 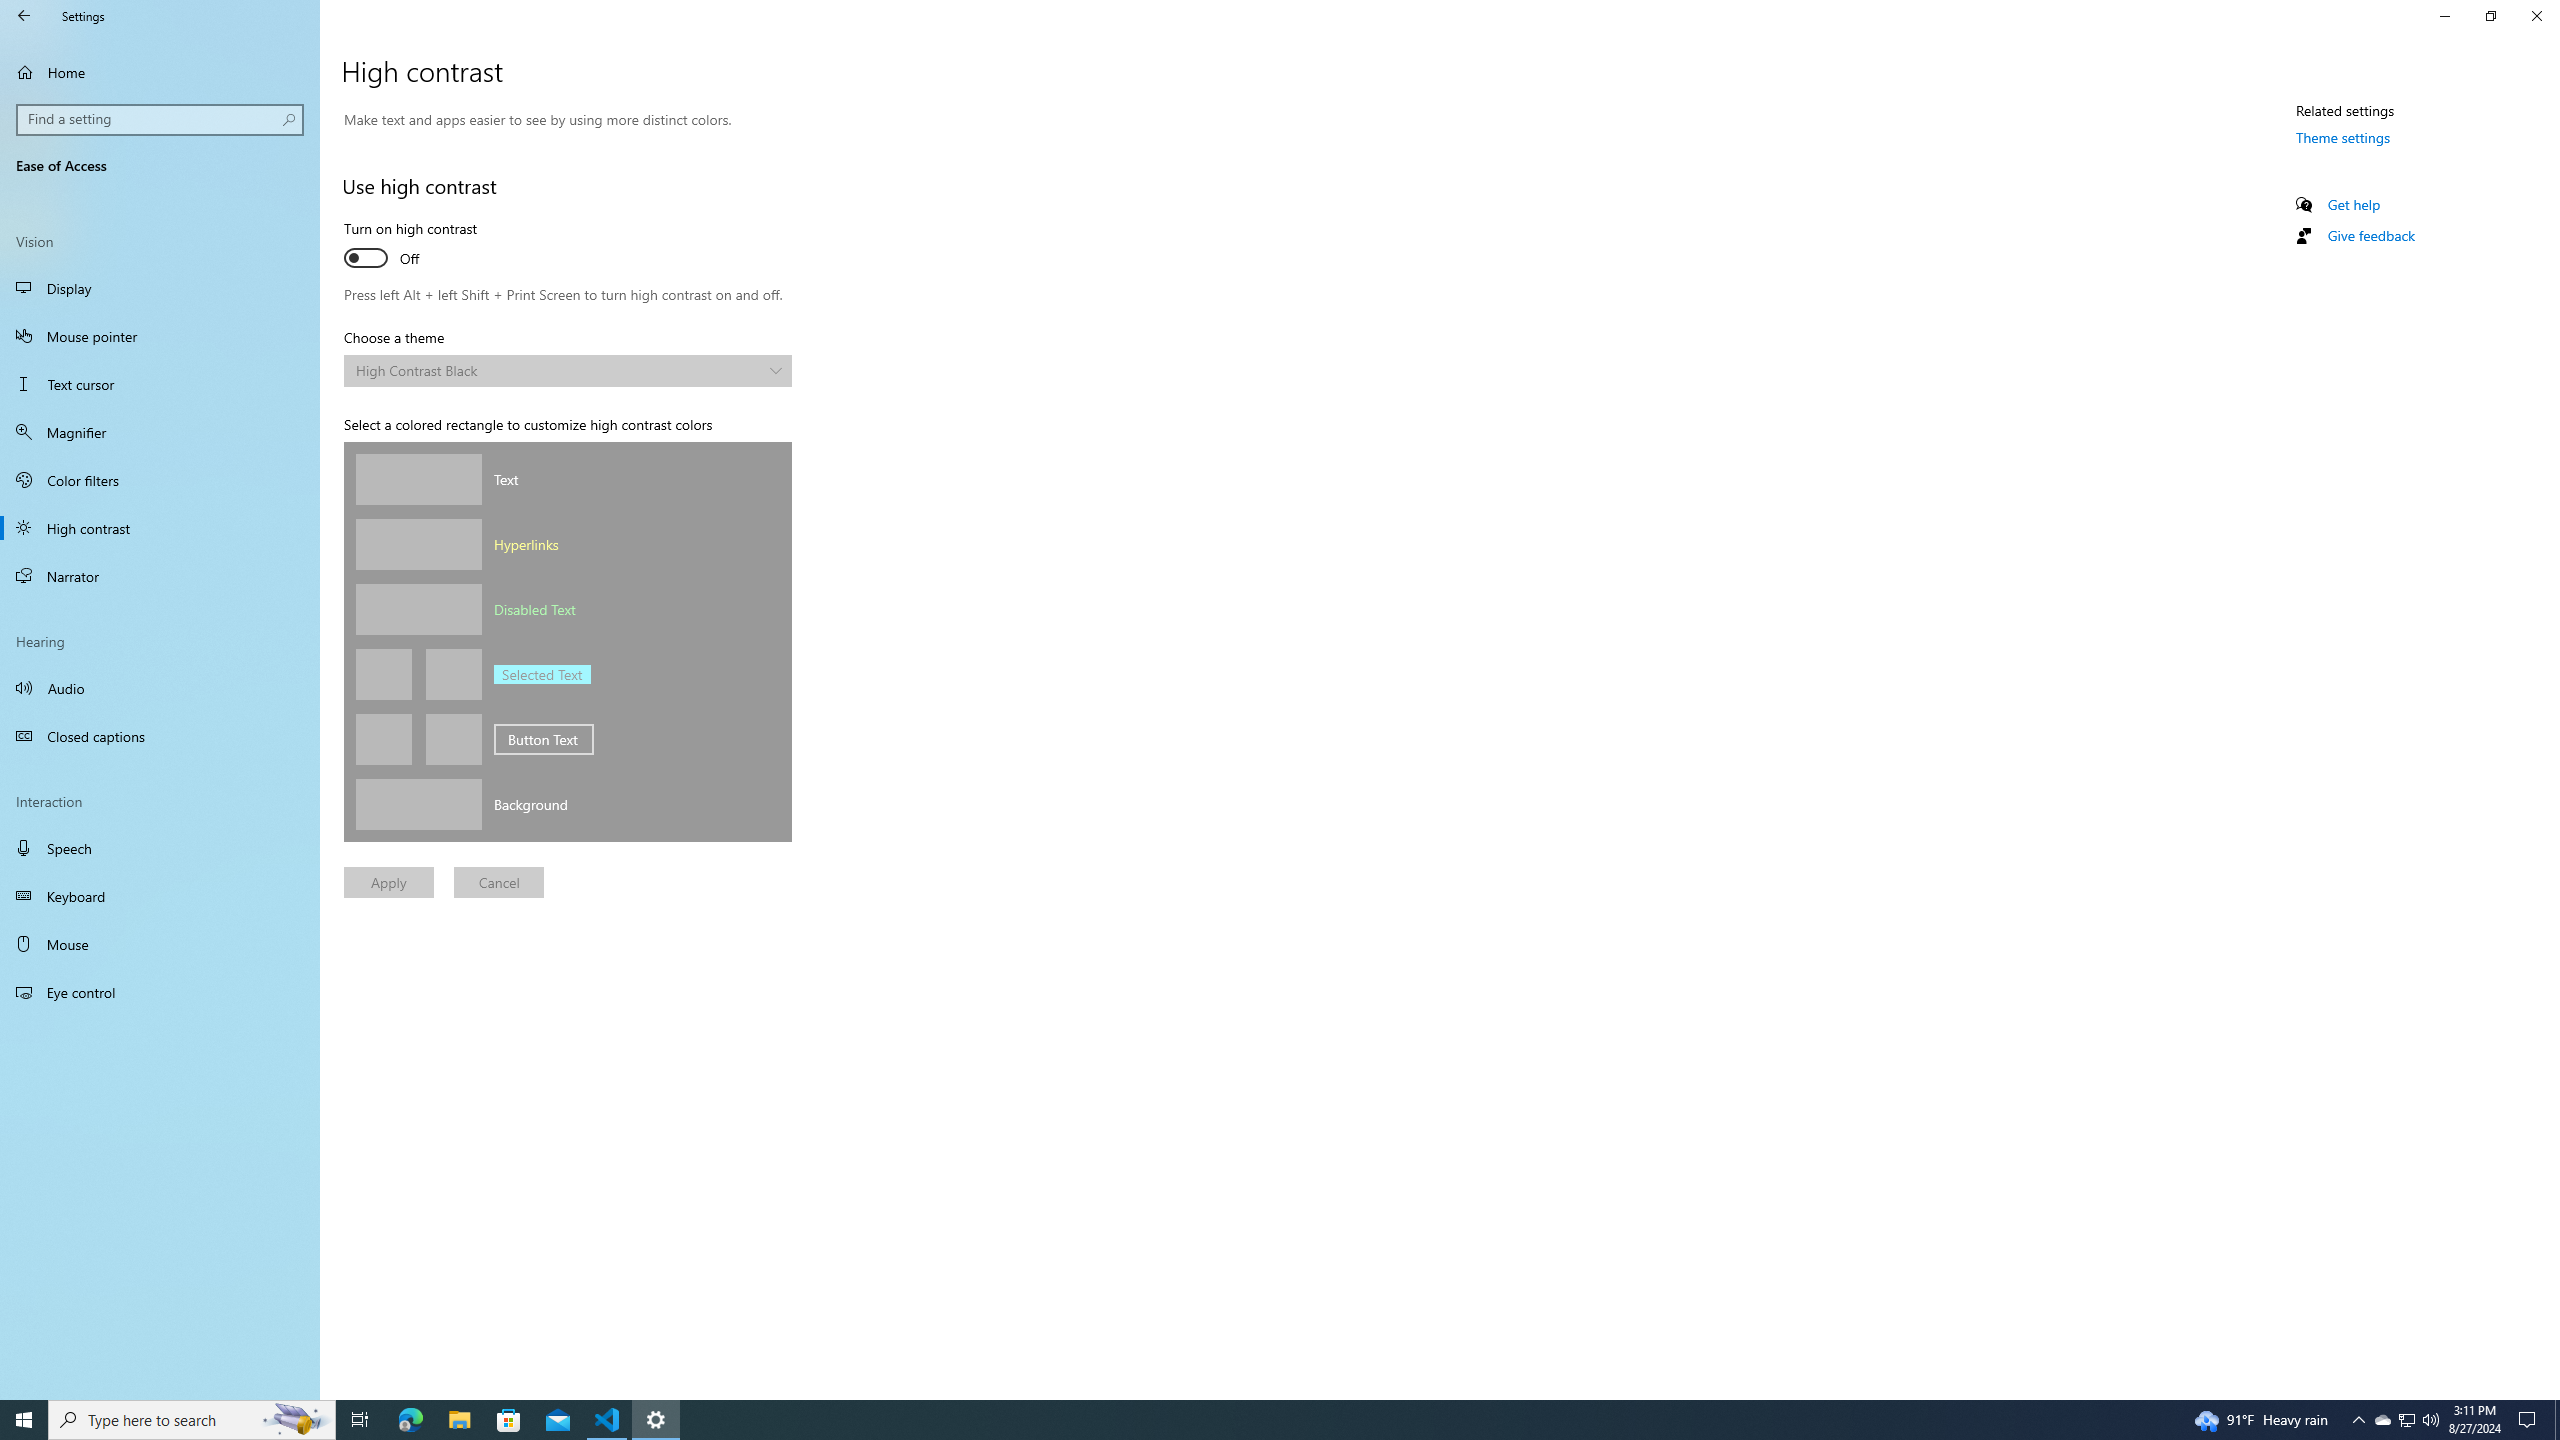 What do you see at coordinates (24, 1418) in the screenshot?
I see `'Start'` at bounding box center [24, 1418].